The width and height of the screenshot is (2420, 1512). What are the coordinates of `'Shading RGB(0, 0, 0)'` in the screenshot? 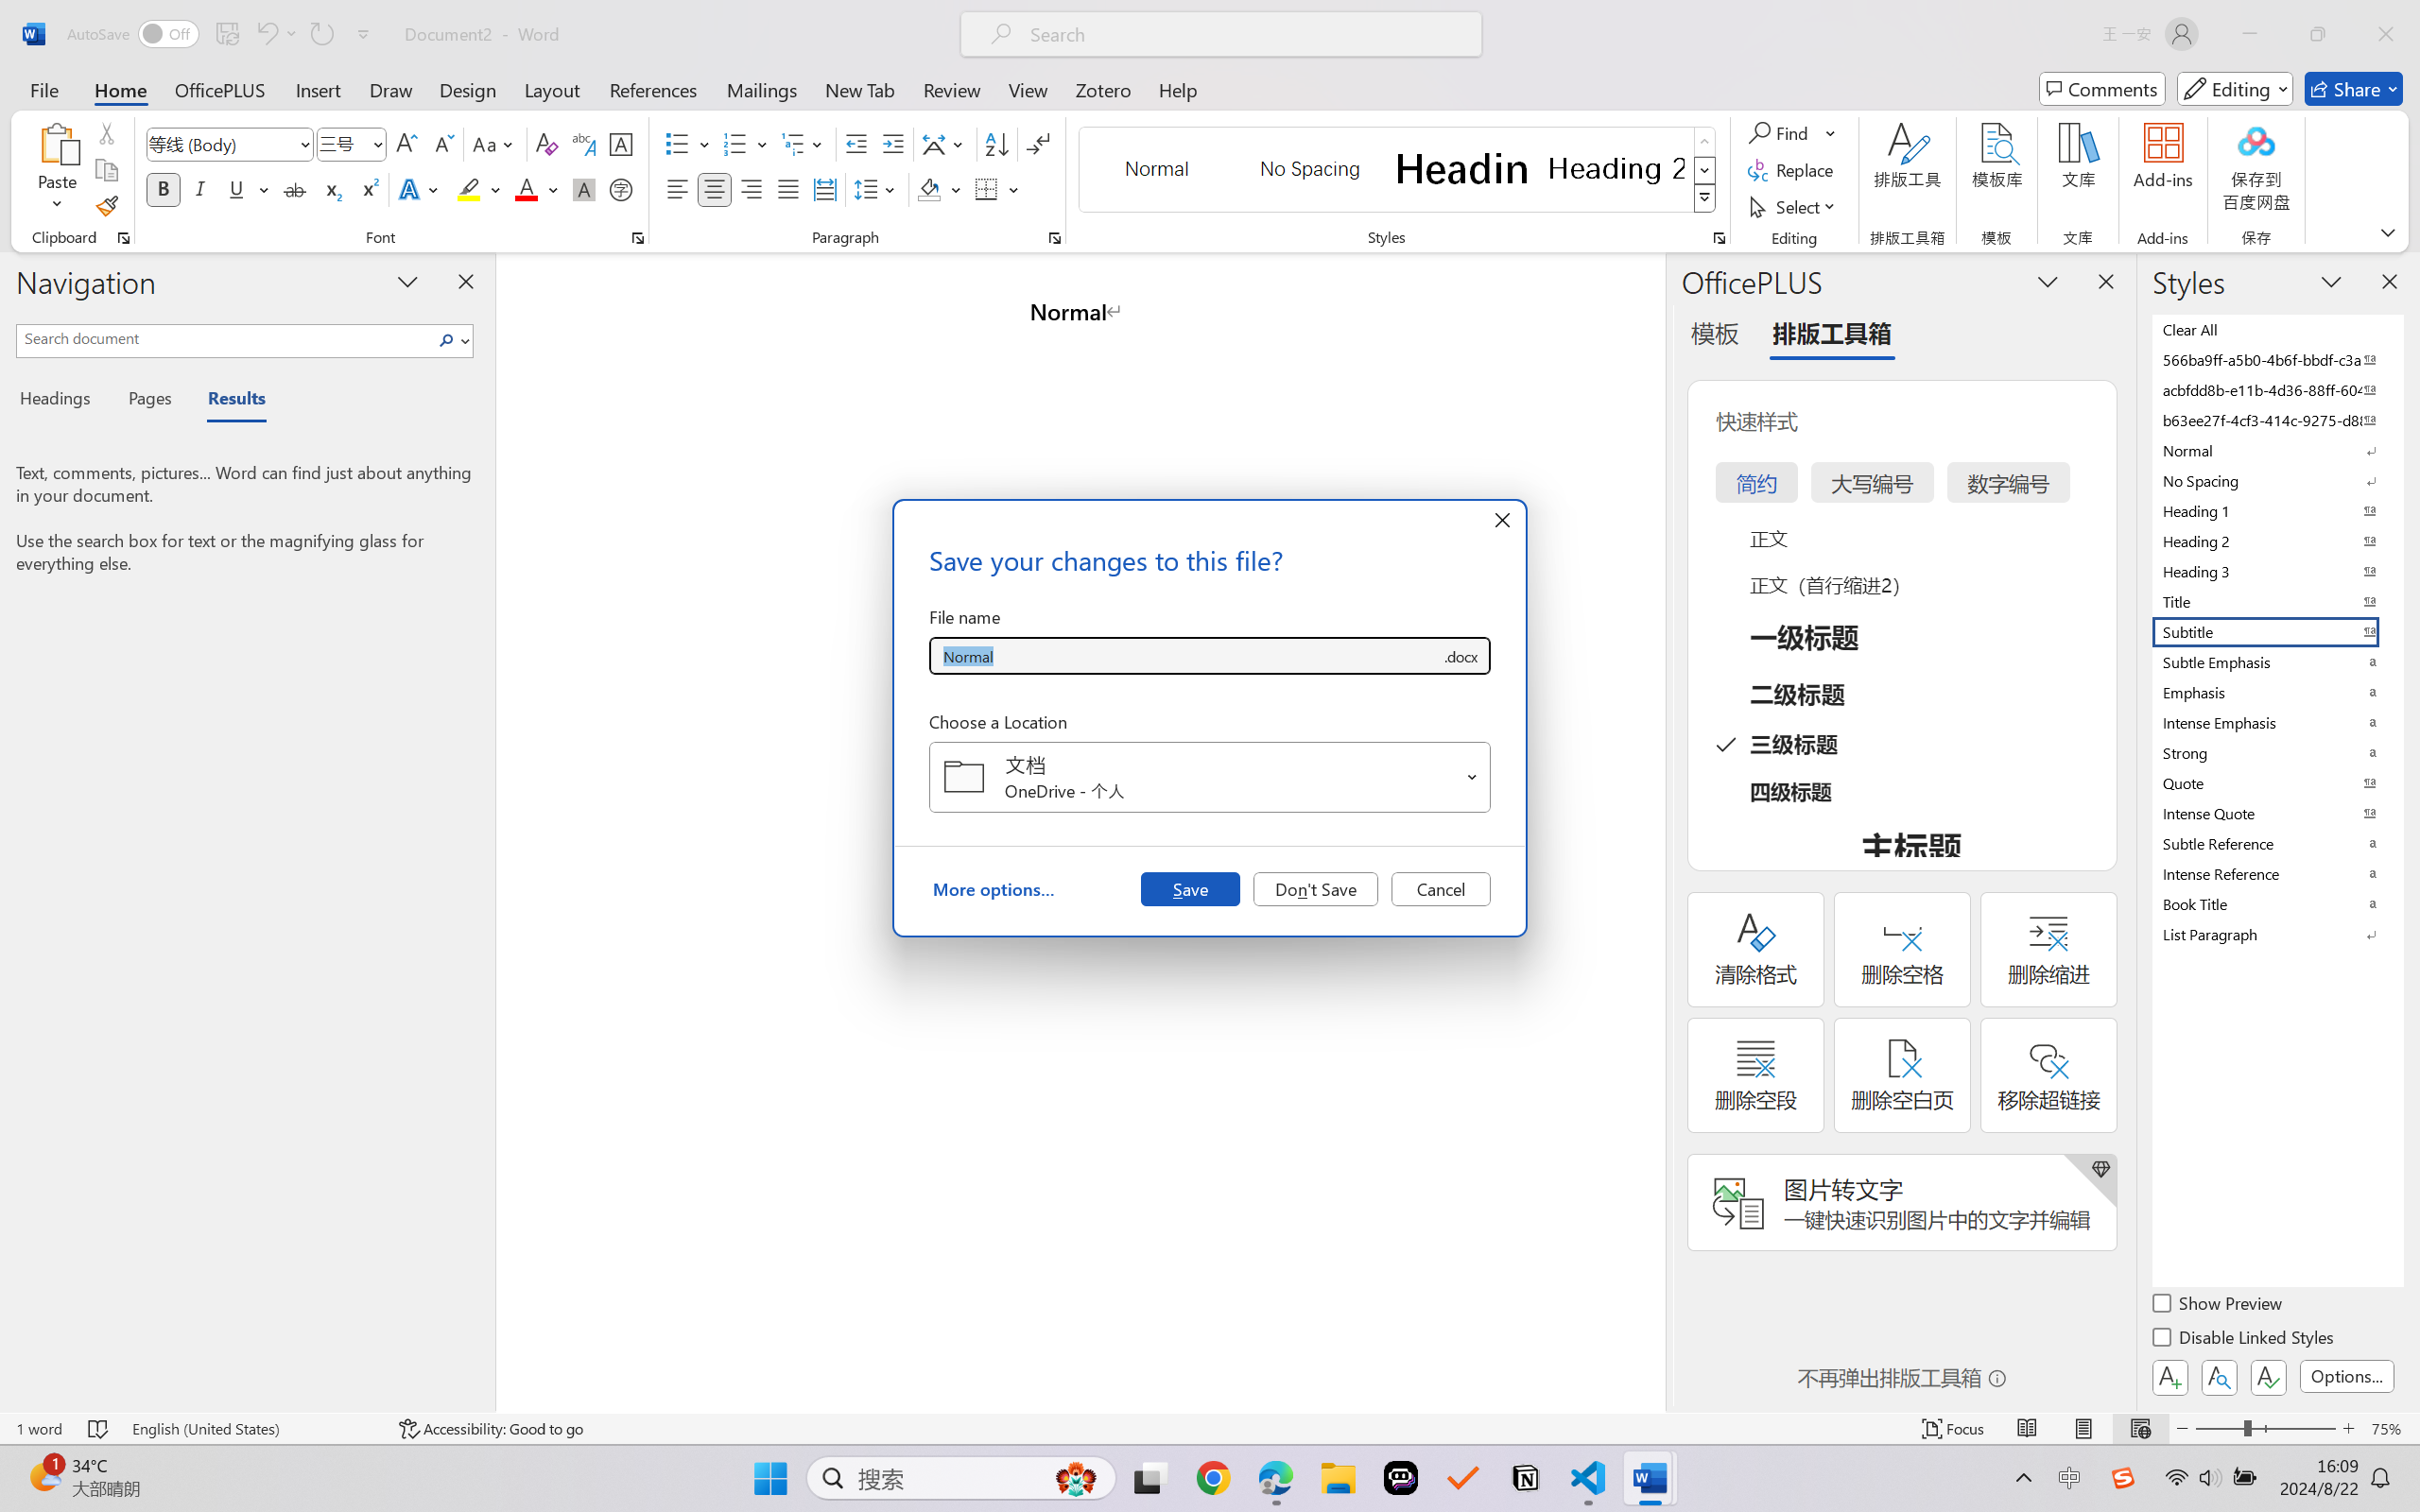 It's located at (928, 188).